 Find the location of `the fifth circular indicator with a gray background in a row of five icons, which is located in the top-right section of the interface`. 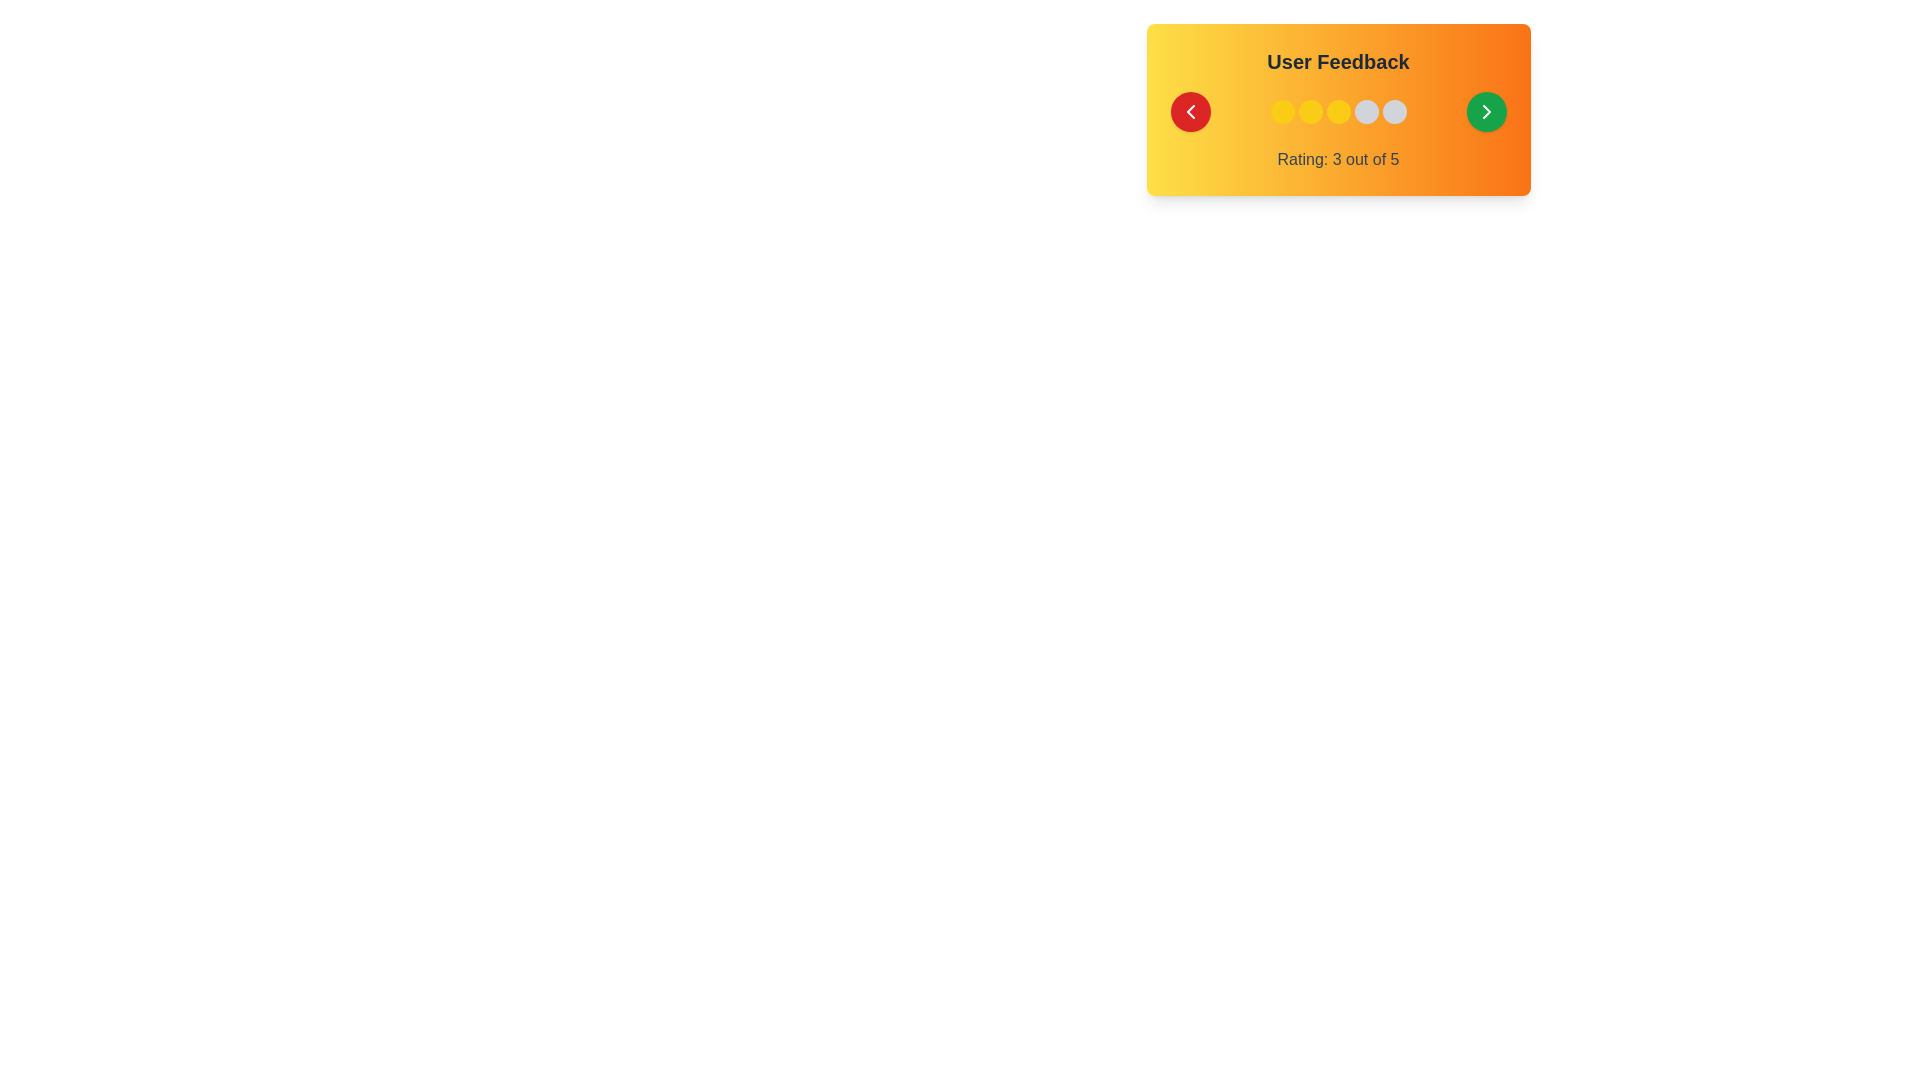

the fifth circular indicator with a gray background in a row of five icons, which is located in the top-right section of the interface is located at coordinates (1393, 111).